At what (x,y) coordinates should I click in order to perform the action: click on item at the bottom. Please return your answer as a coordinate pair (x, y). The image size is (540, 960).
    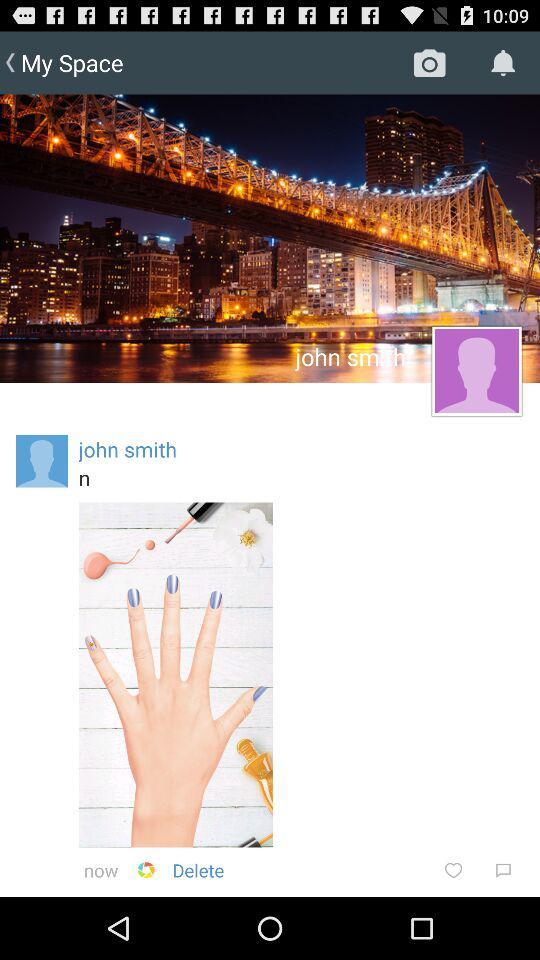
    Looking at the image, I should click on (198, 869).